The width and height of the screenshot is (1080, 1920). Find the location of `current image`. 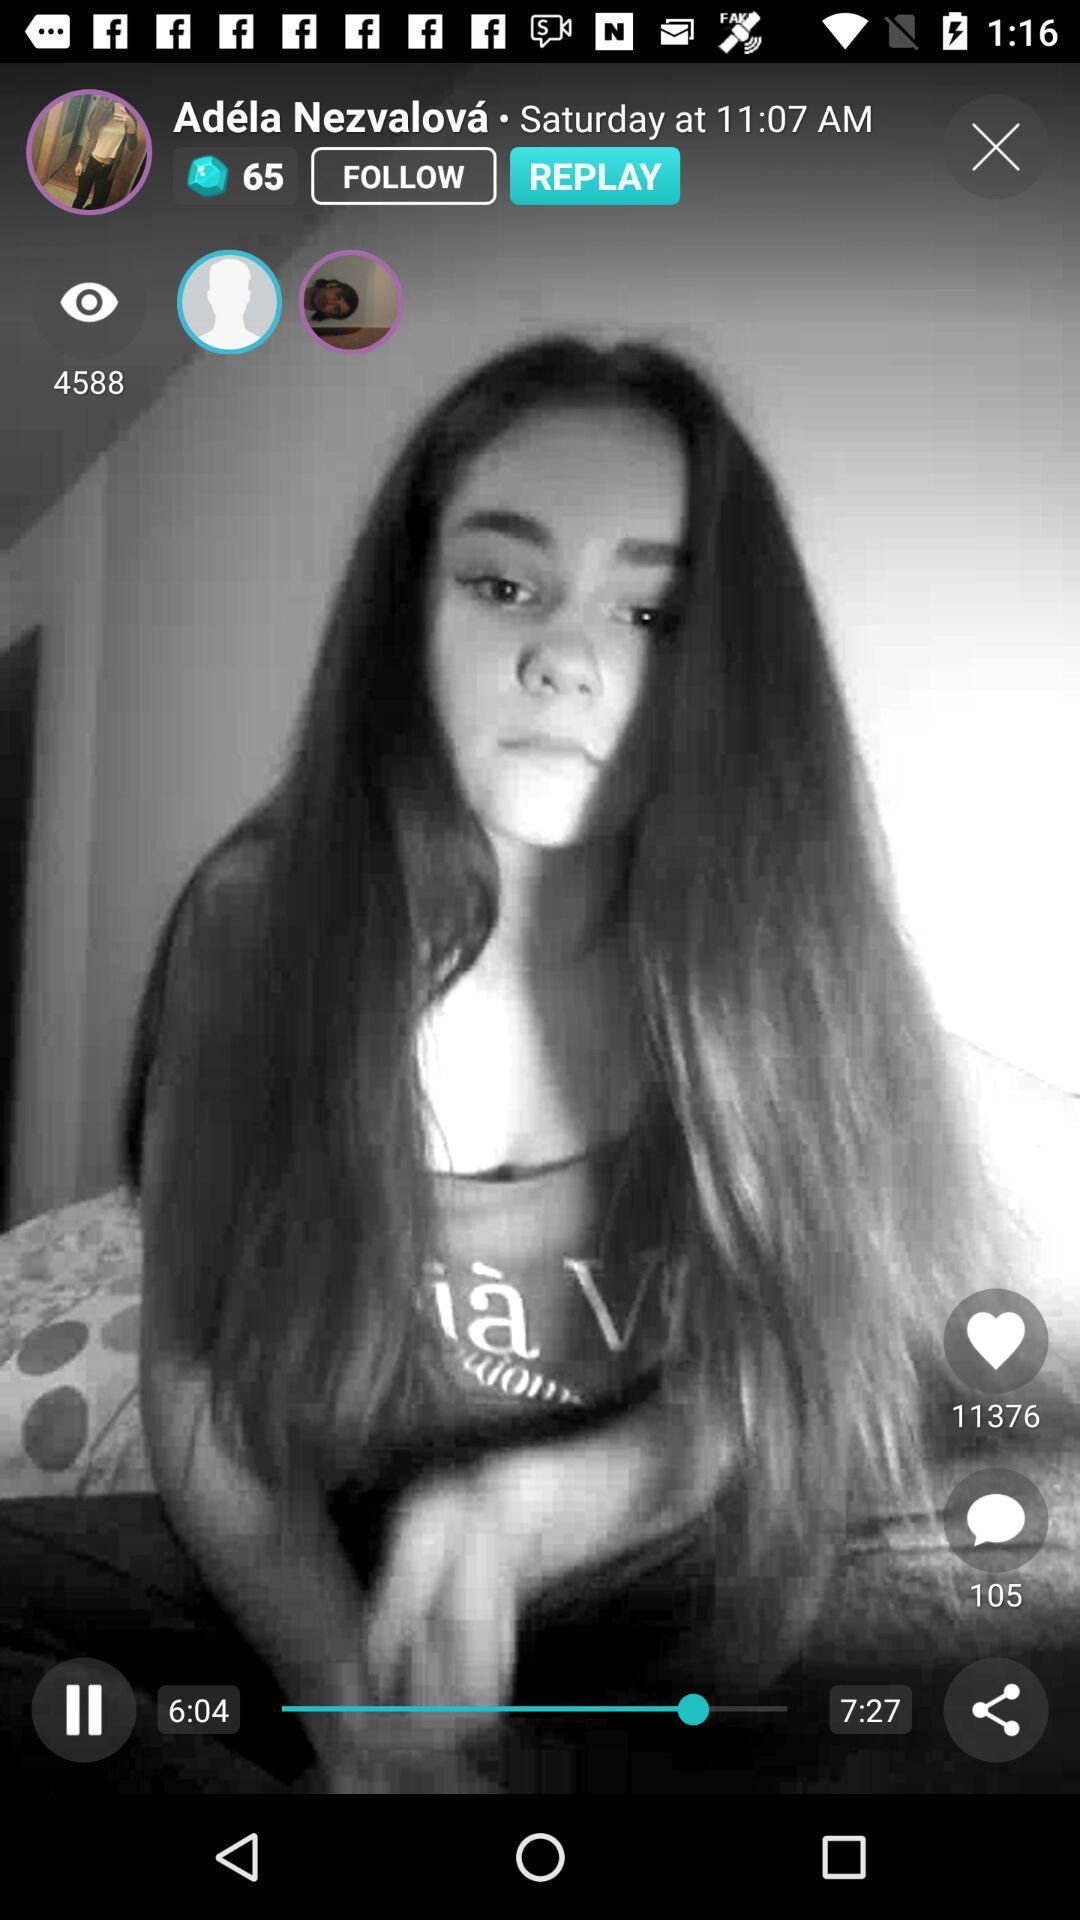

current image is located at coordinates (995, 146).